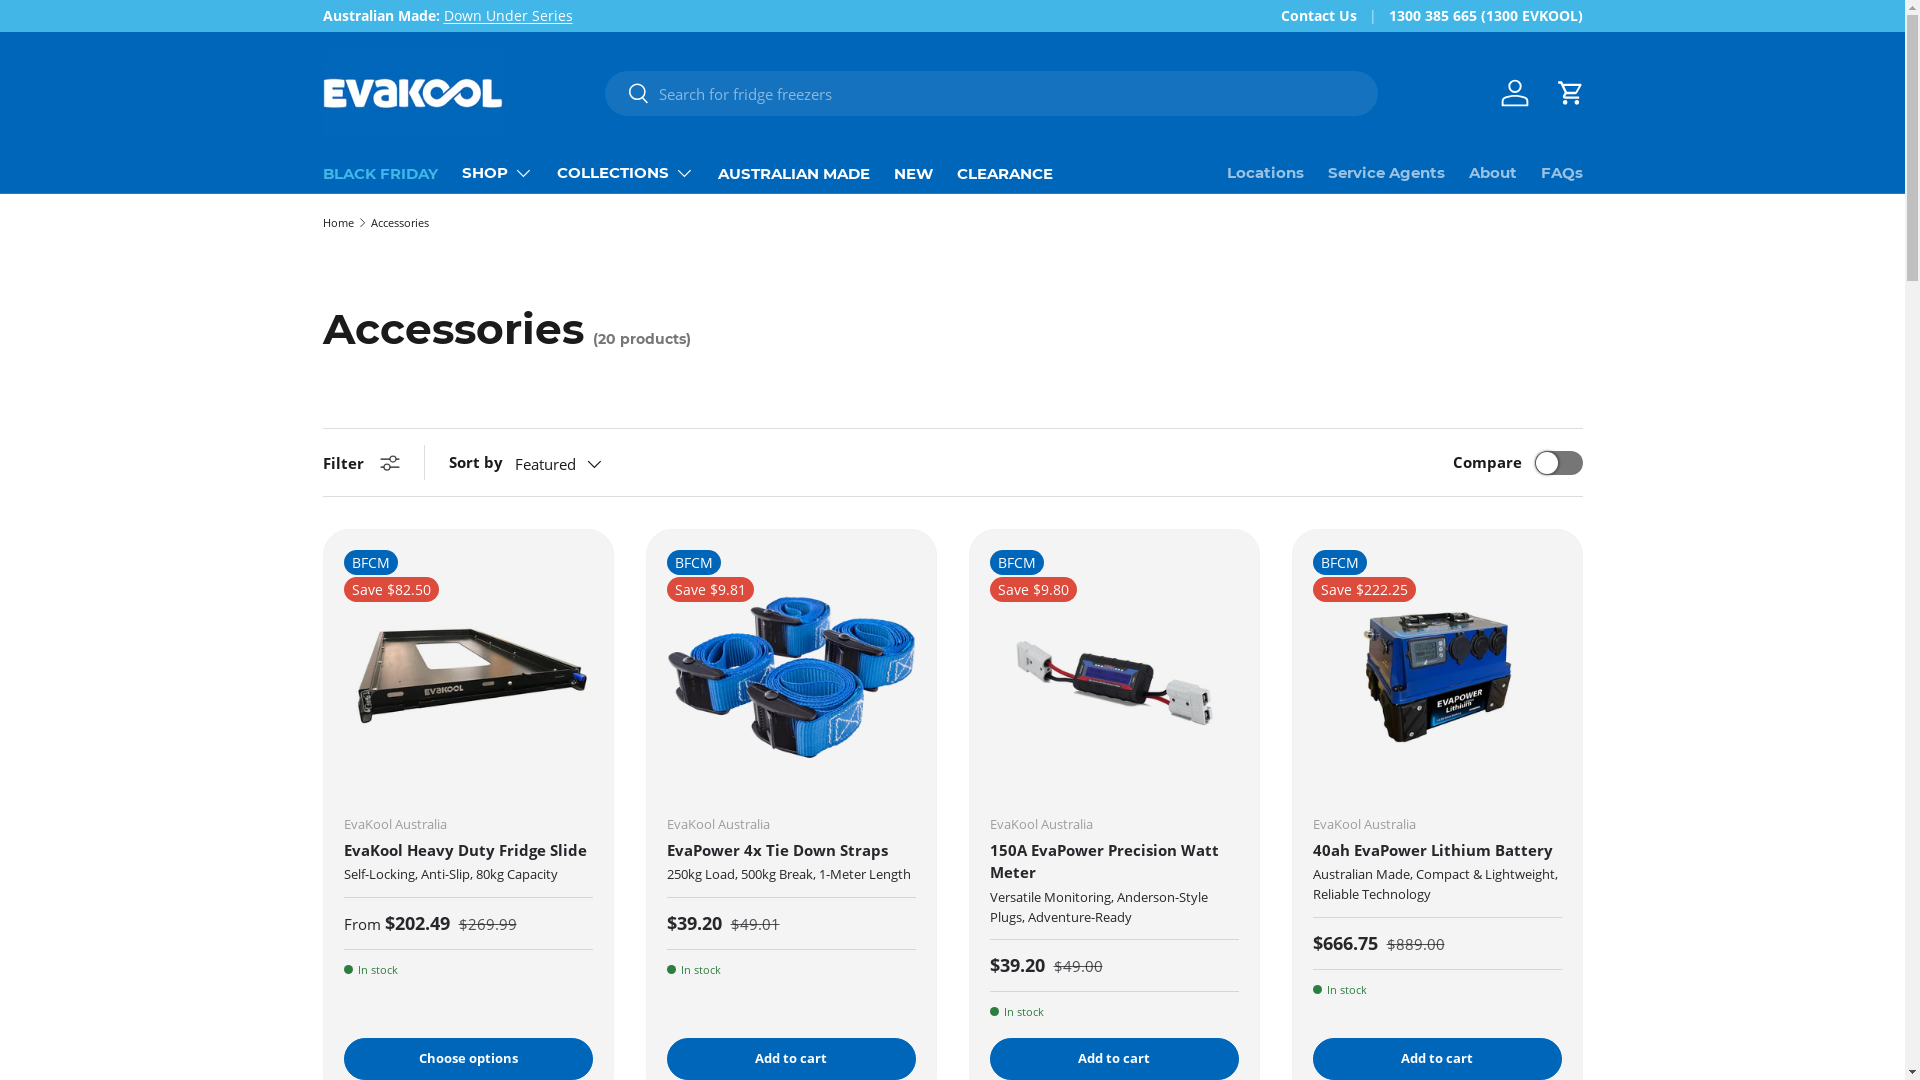 This screenshot has height=1080, width=1920. I want to click on 'FAQs', so click(1539, 172).